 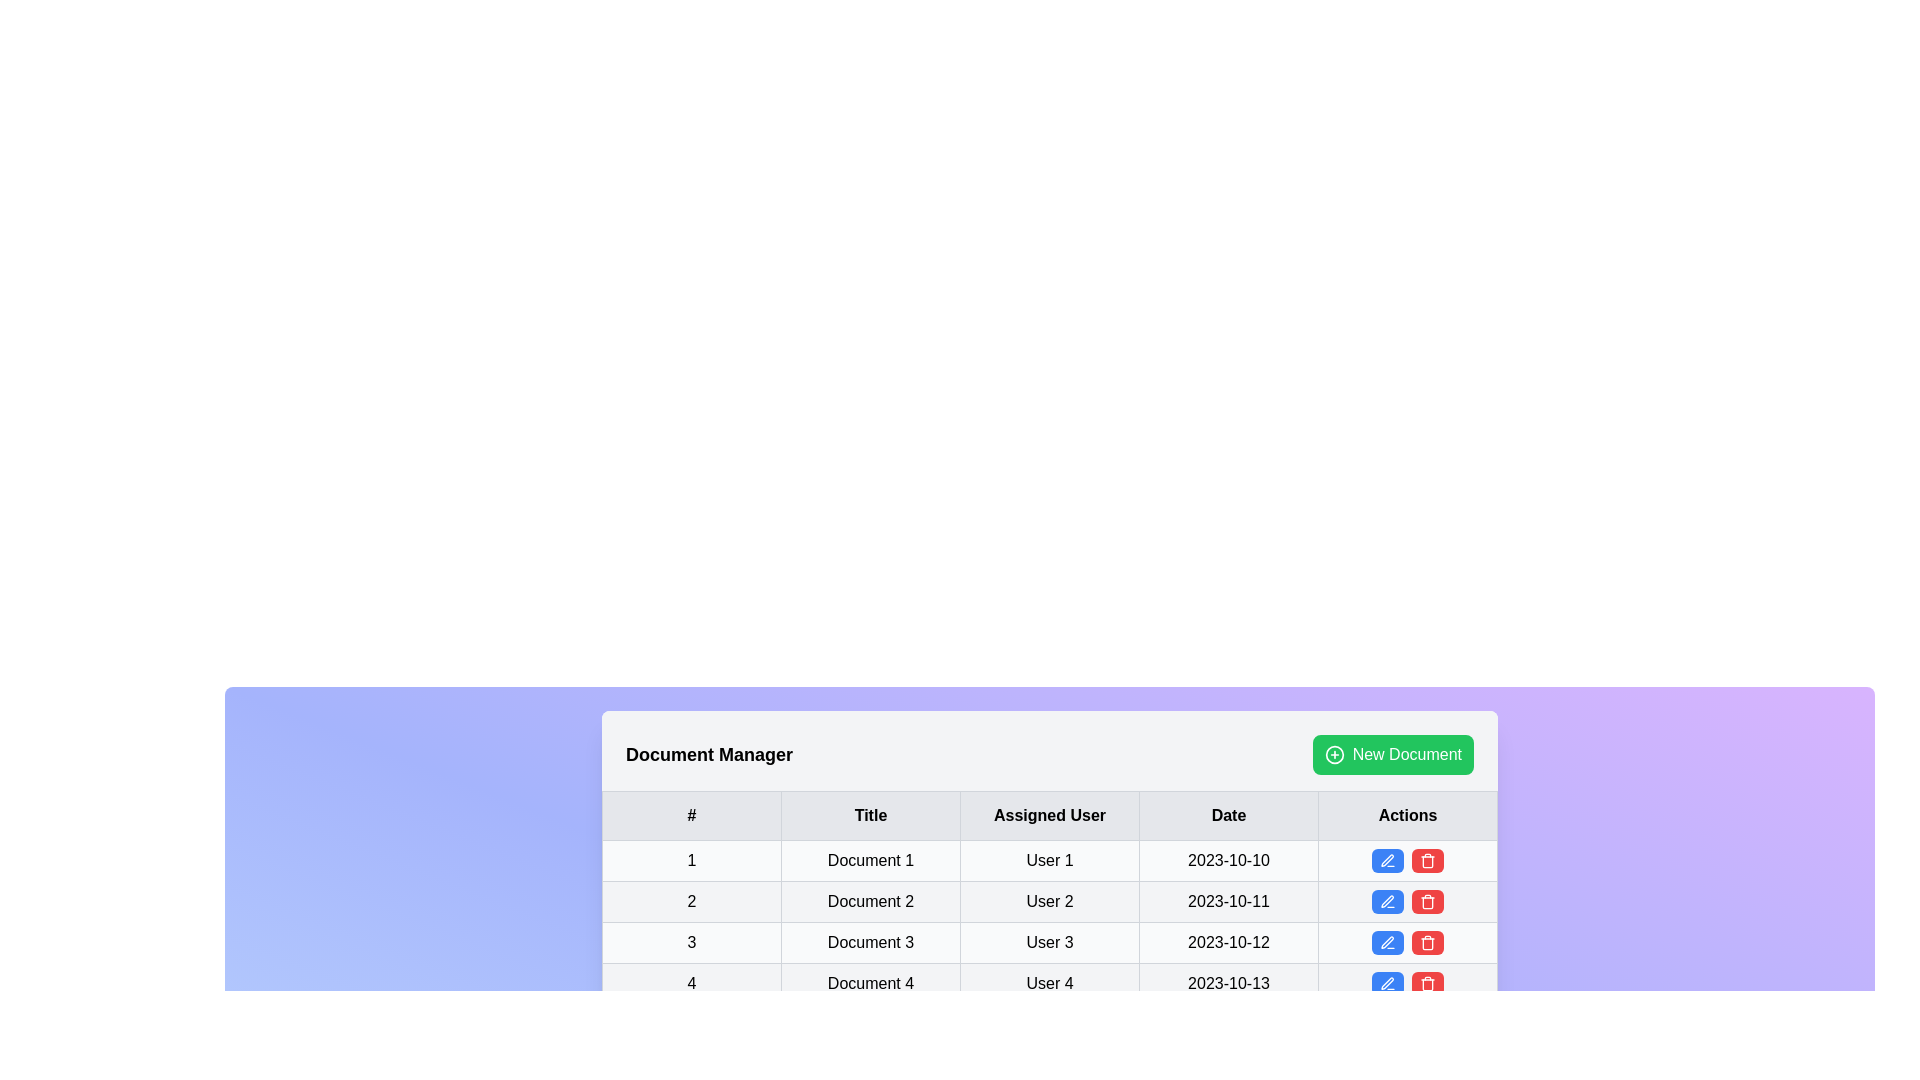 What do you see at coordinates (870, 942) in the screenshot?
I see `the Table Cell displaying 'Document 3' in the third row of the 'Document Manager' table` at bounding box center [870, 942].